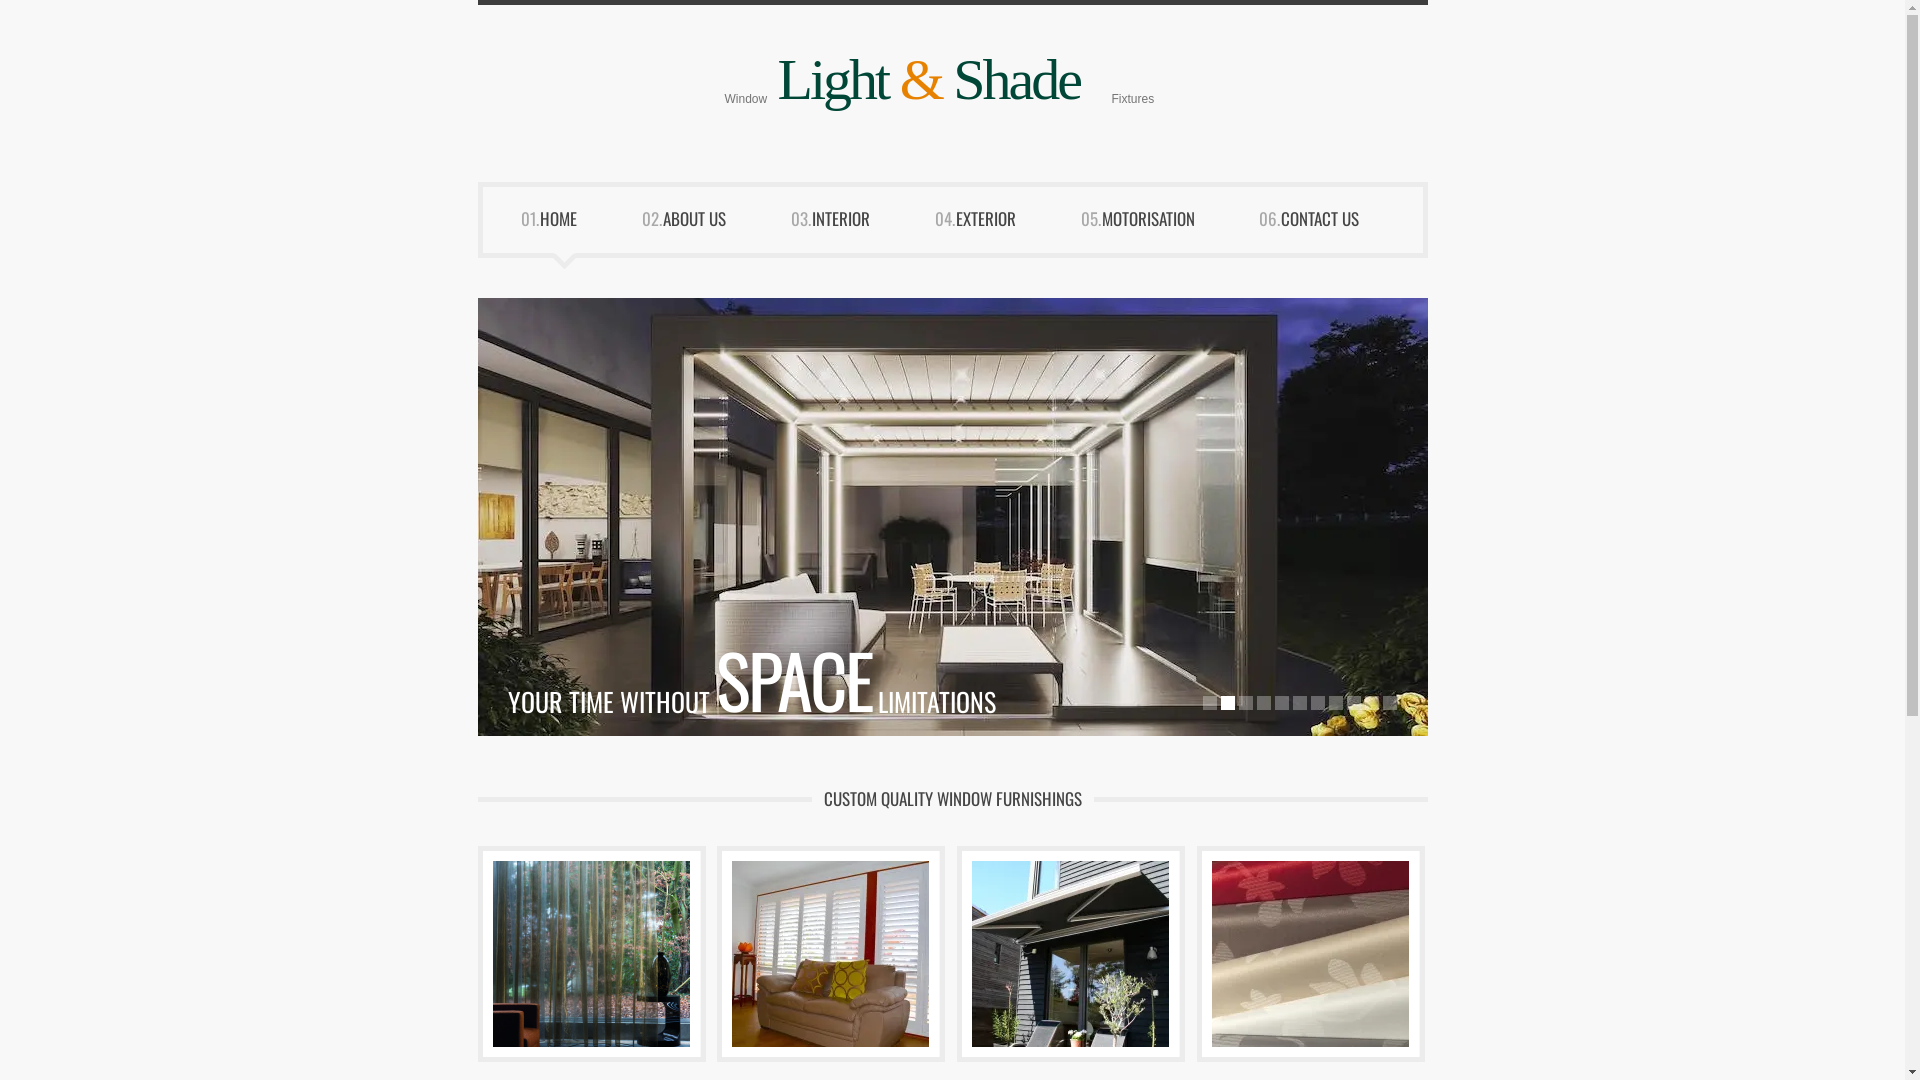  What do you see at coordinates (1226, 701) in the screenshot?
I see `'2'` at bounding box center [1226, 701].